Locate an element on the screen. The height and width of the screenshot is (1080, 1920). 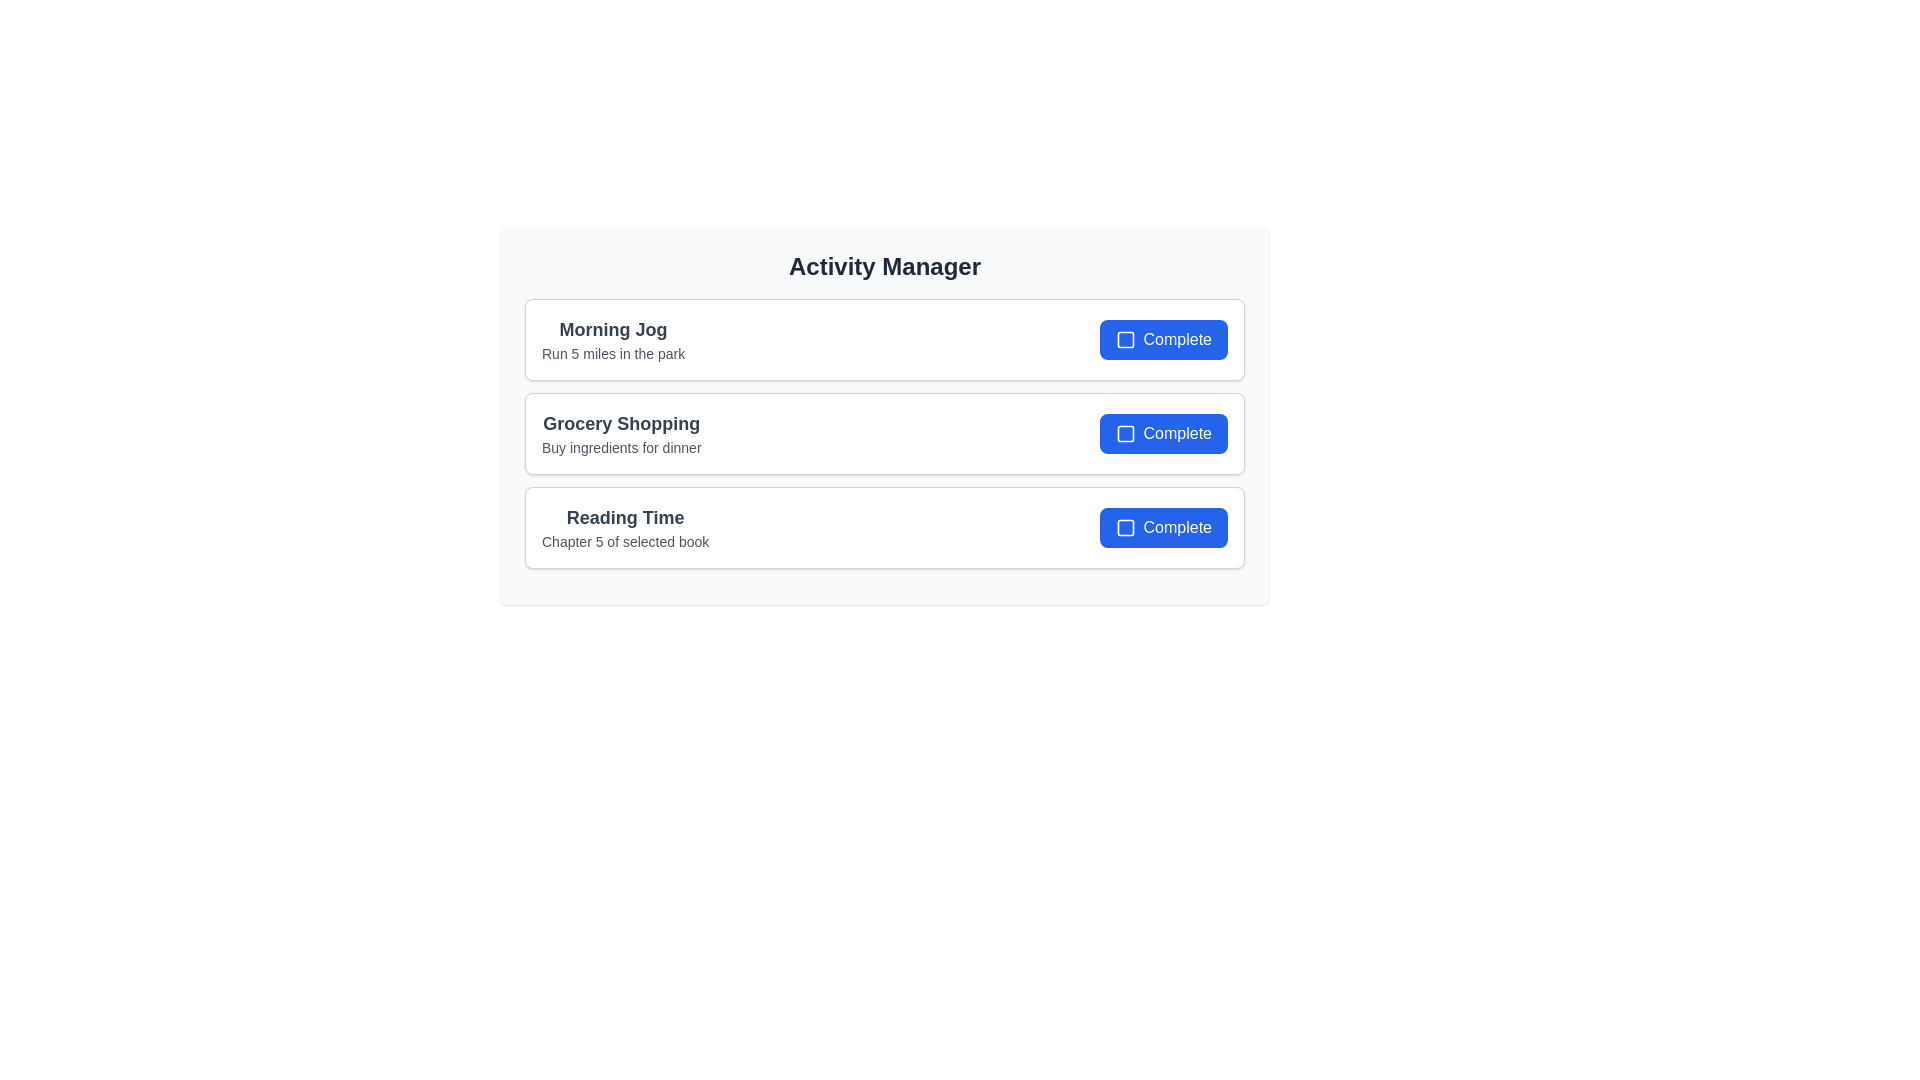
the decorative or interactive icon related to the 'Complete' button in the 'Reading Time' activity labeled 'Chapter 5 of selected book' is located at coordinates (1125, 527).